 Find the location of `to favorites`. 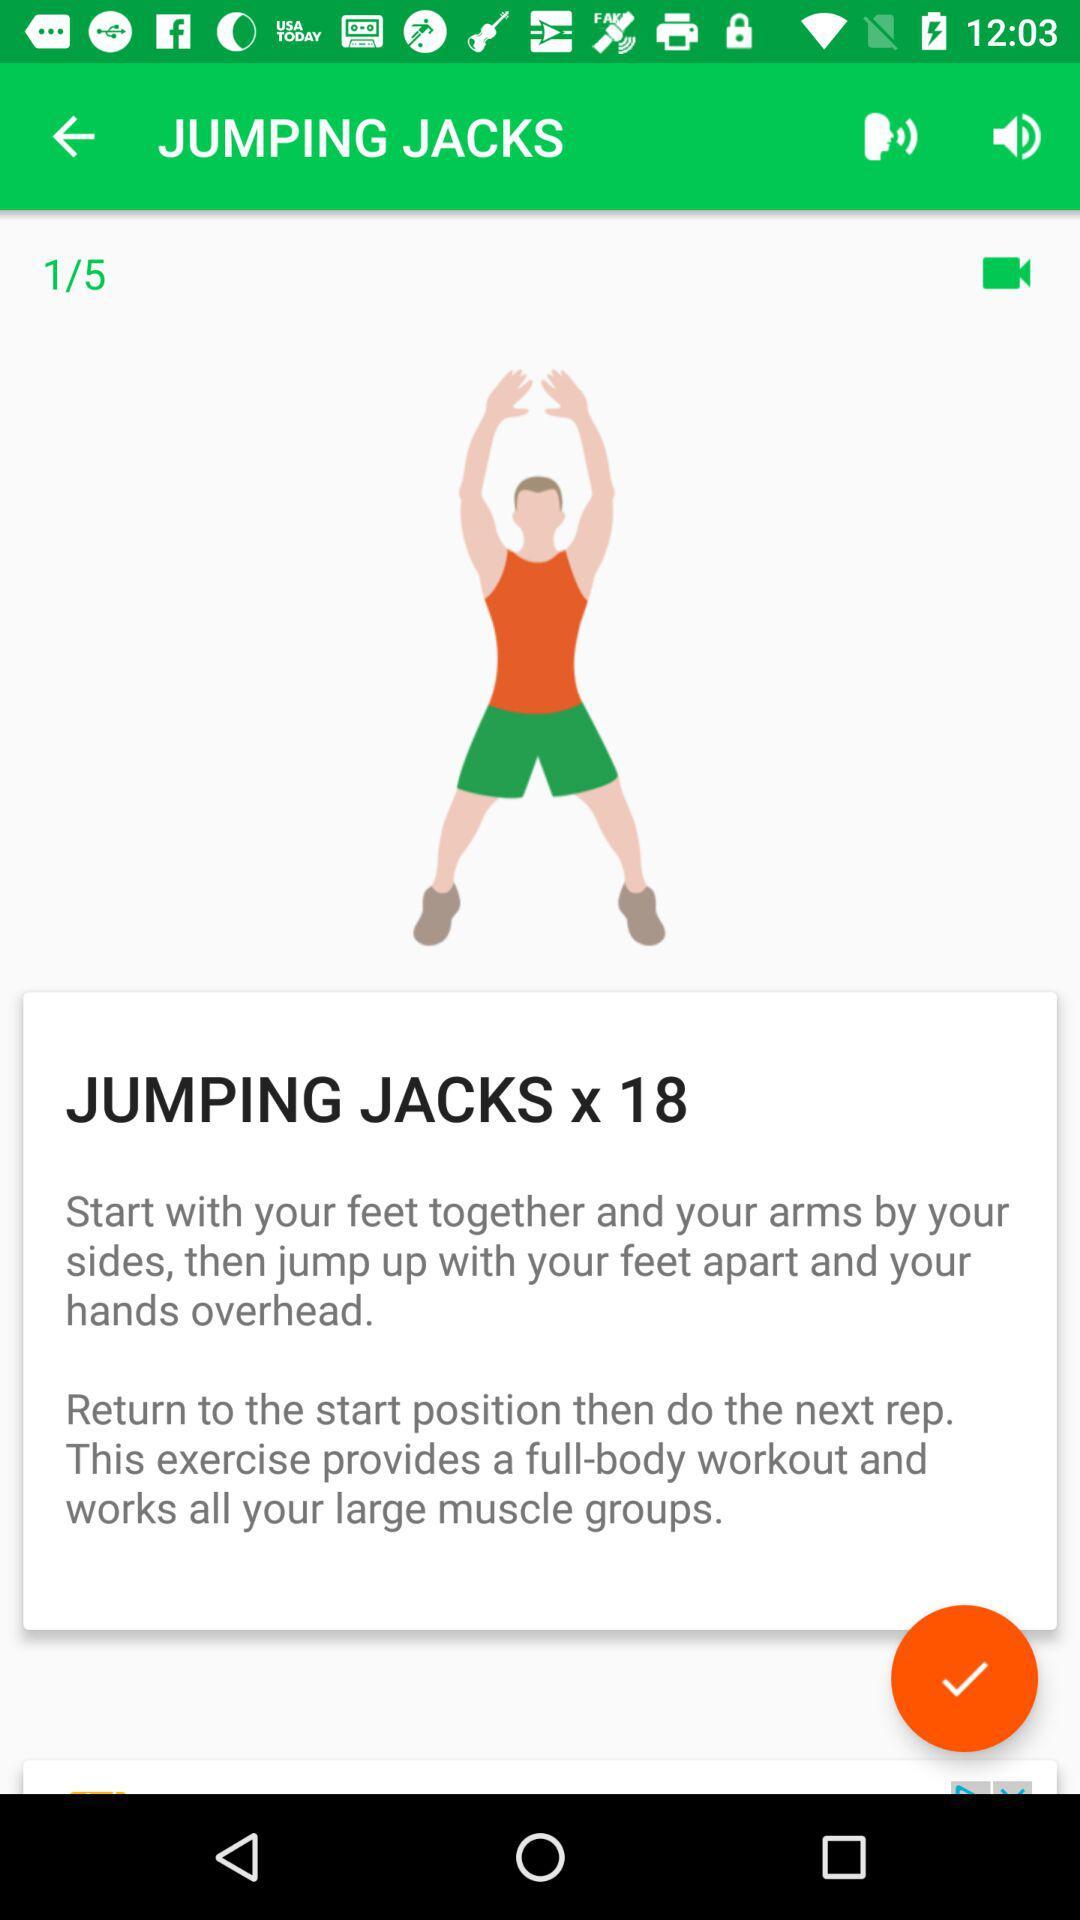

to favorites is located at coordinates (963, 1678).